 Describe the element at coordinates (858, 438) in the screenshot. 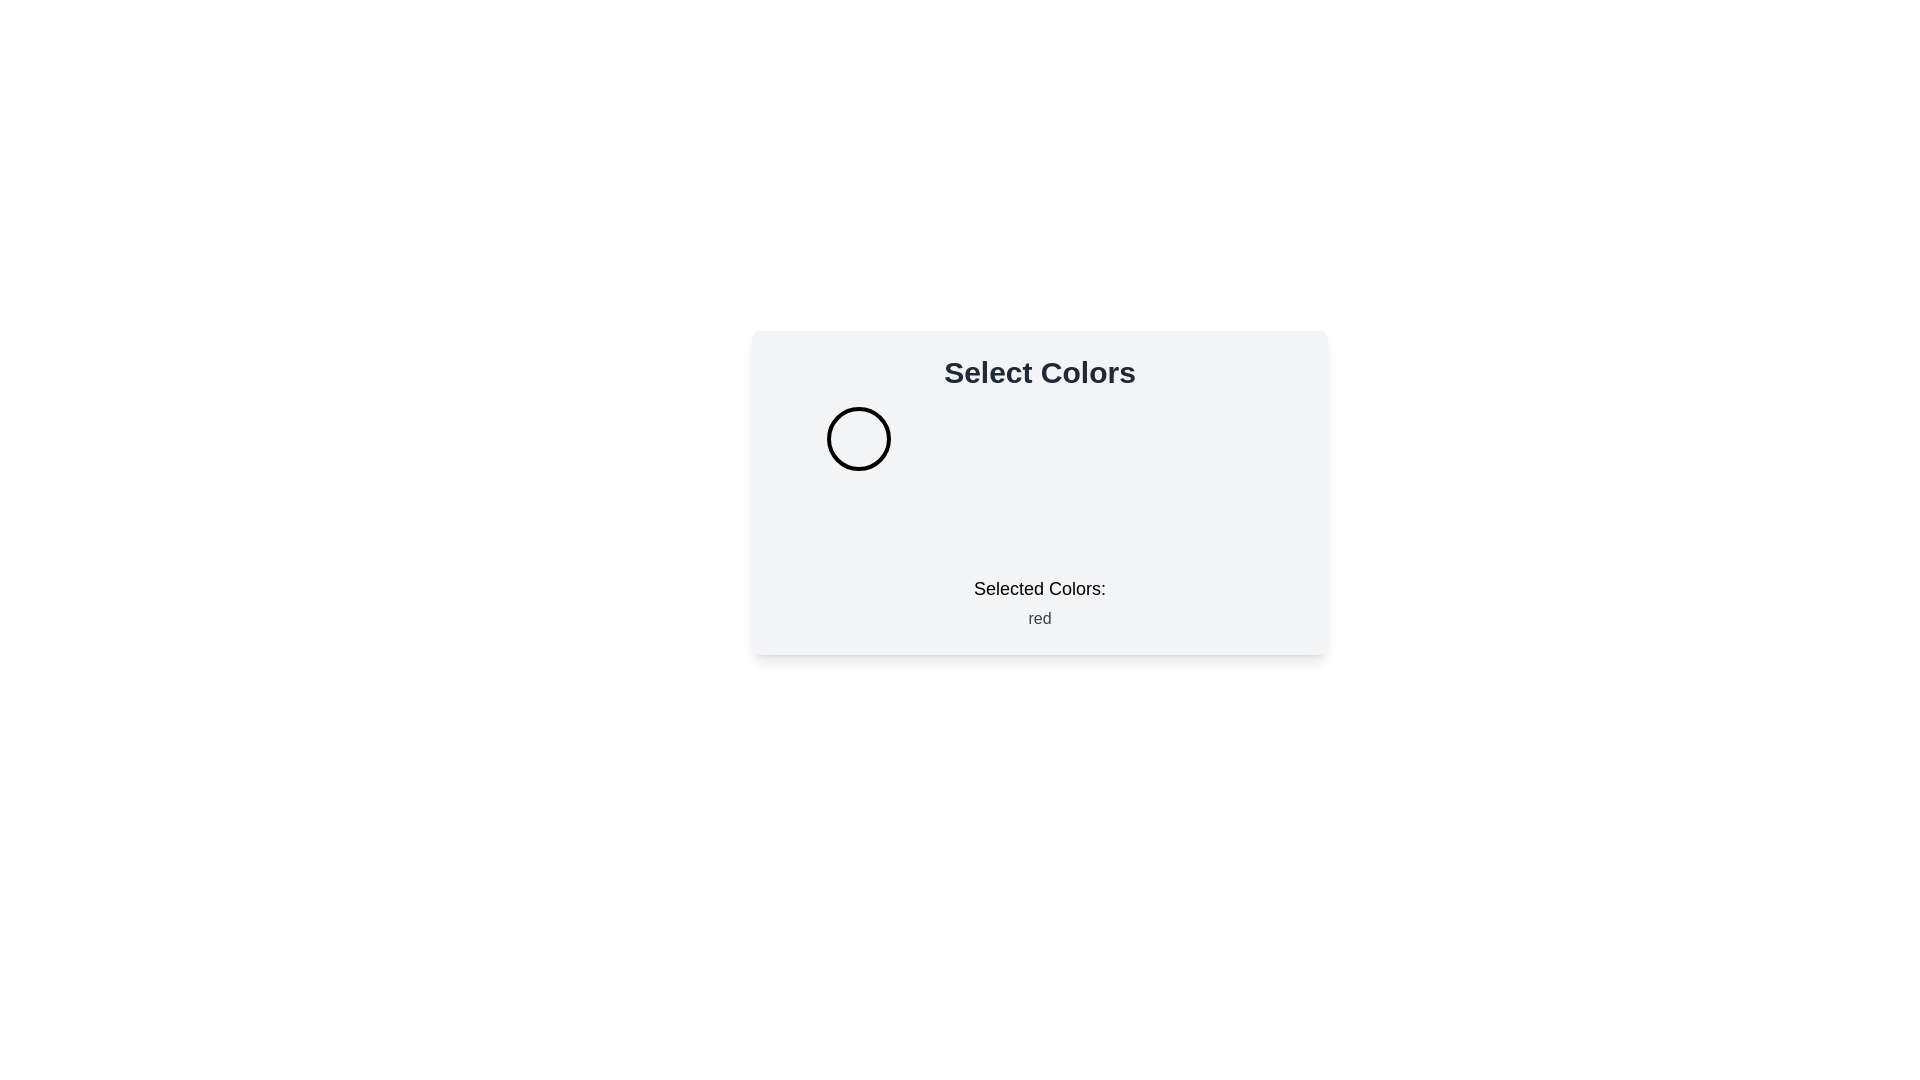

I see `the appearance of the circular button with a light gray background and thick black border, located under the 'Select Colors' title, for selection indication` at that location.